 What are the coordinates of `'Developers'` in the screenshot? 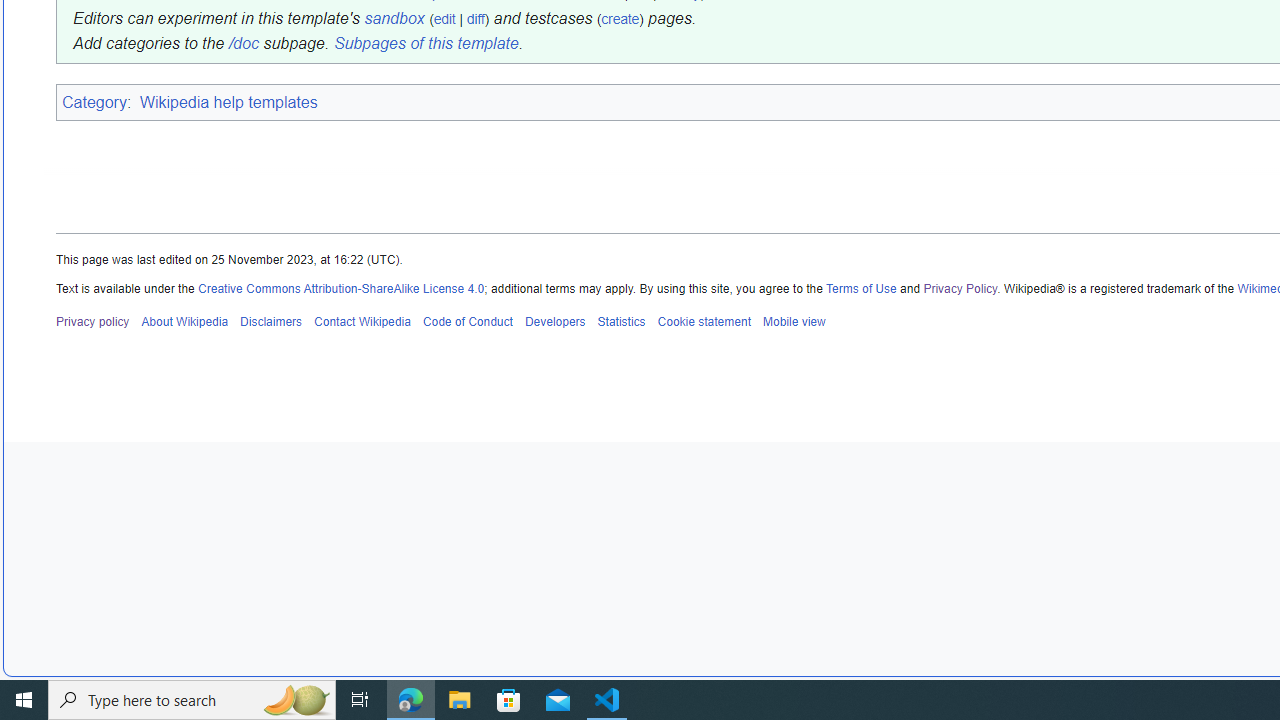 It's located at (554, 320).